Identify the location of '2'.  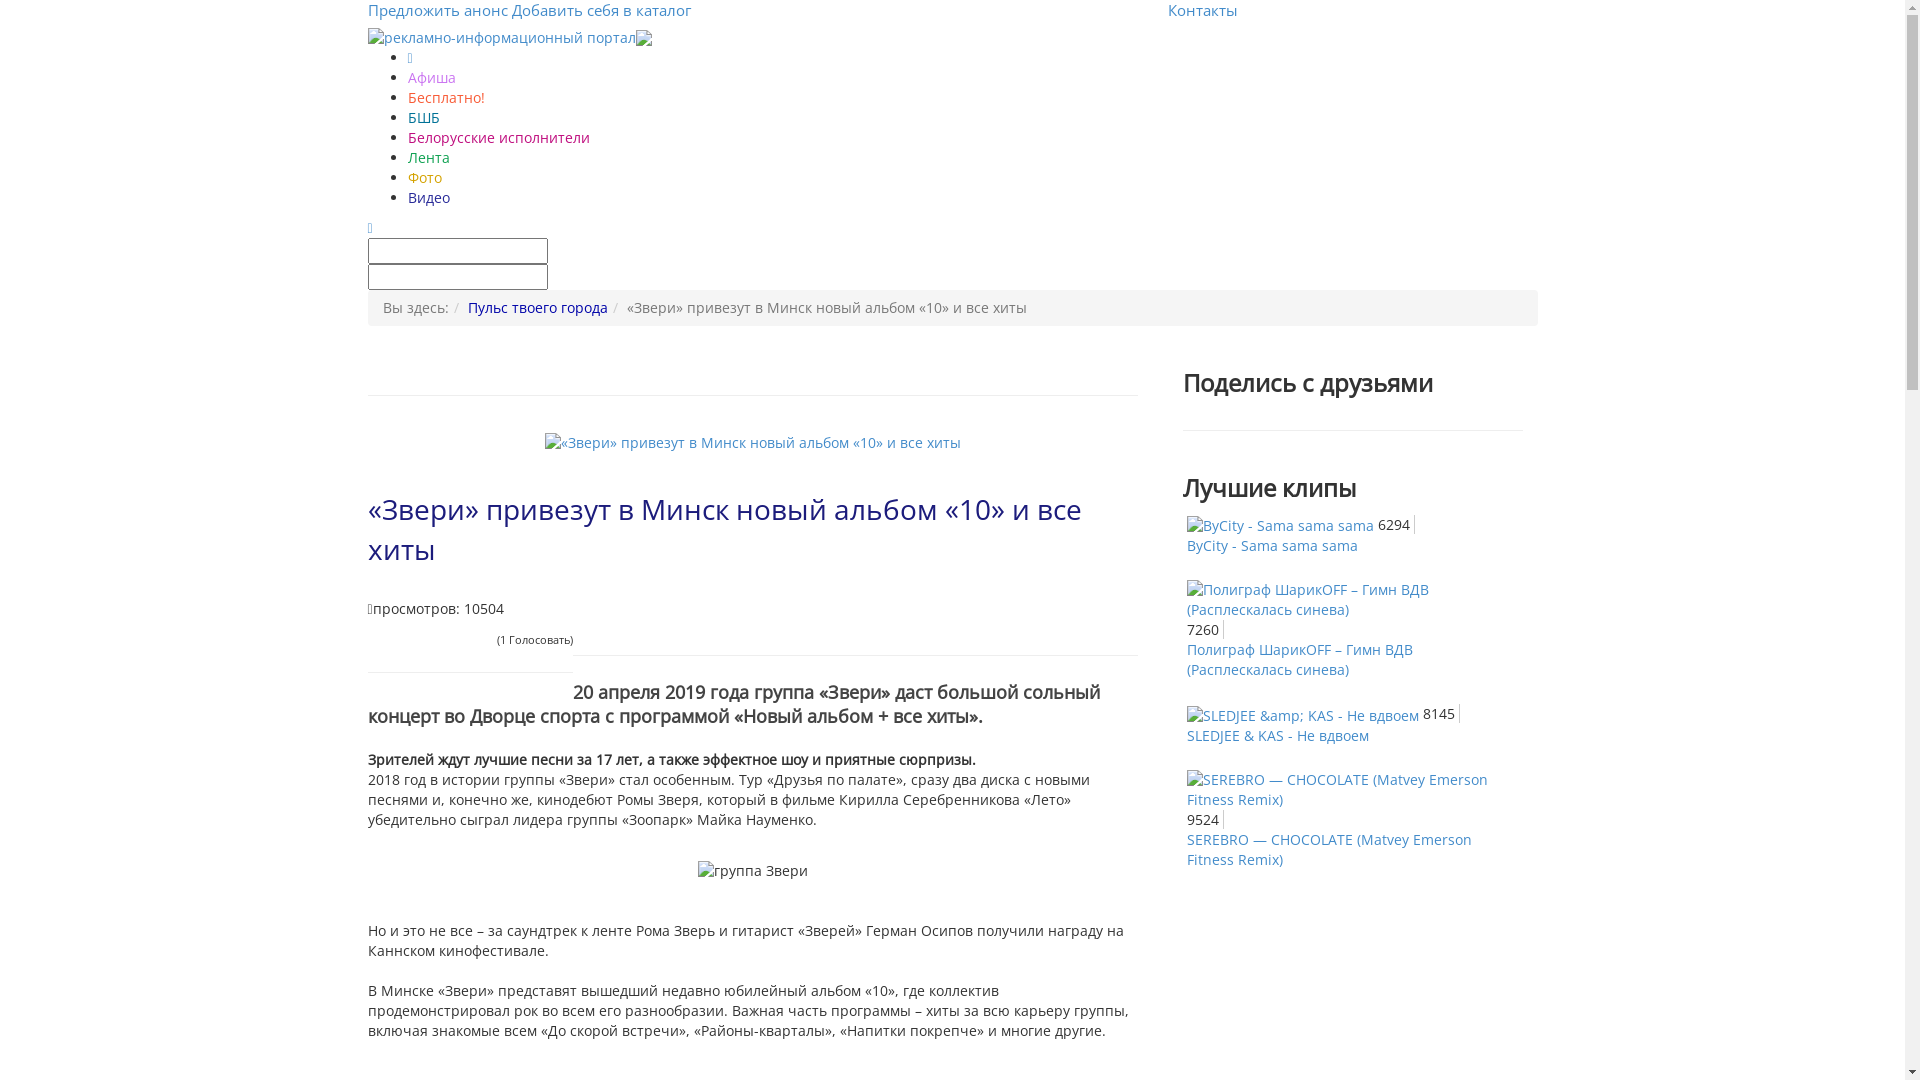
(393, 639).